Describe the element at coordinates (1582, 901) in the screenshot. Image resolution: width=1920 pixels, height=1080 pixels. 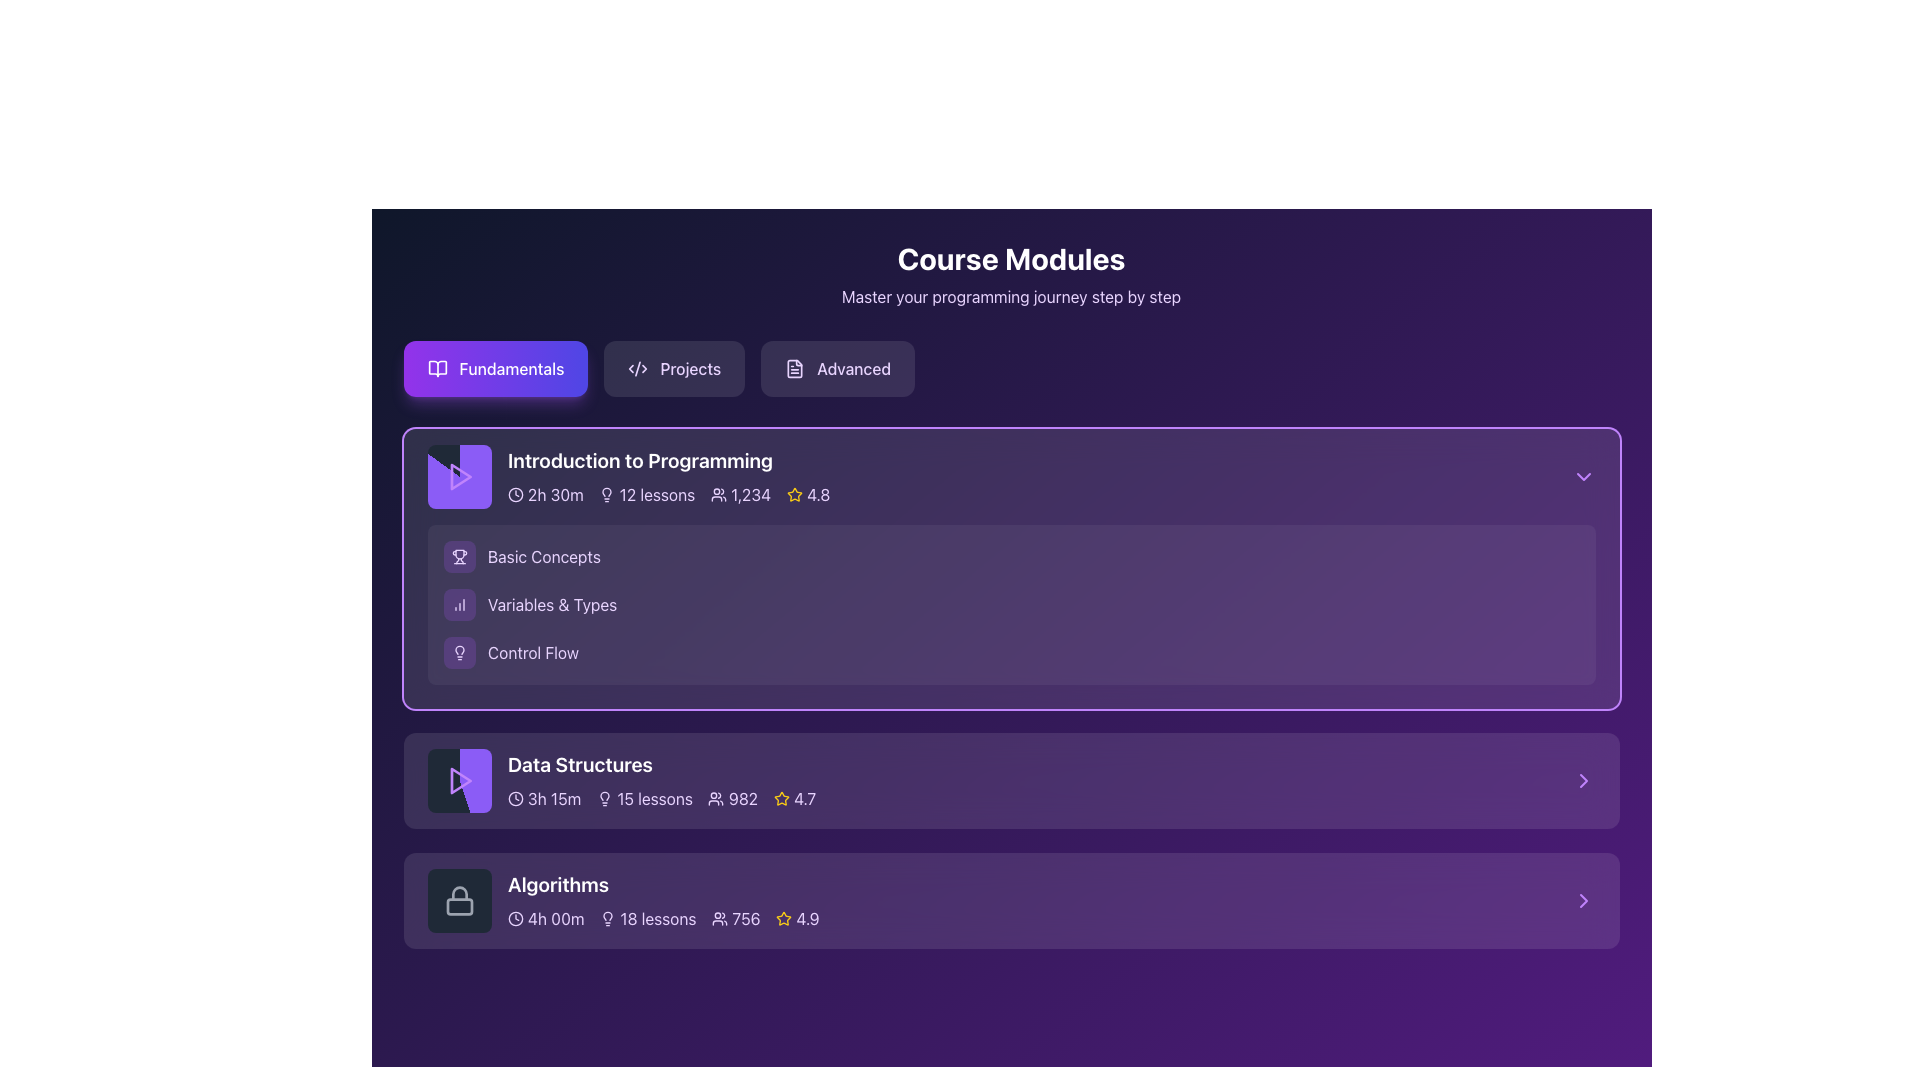
I see `the right-facing purple chevron icon located at the far right of the 'Algorithms' course section to interact with it` at that location.